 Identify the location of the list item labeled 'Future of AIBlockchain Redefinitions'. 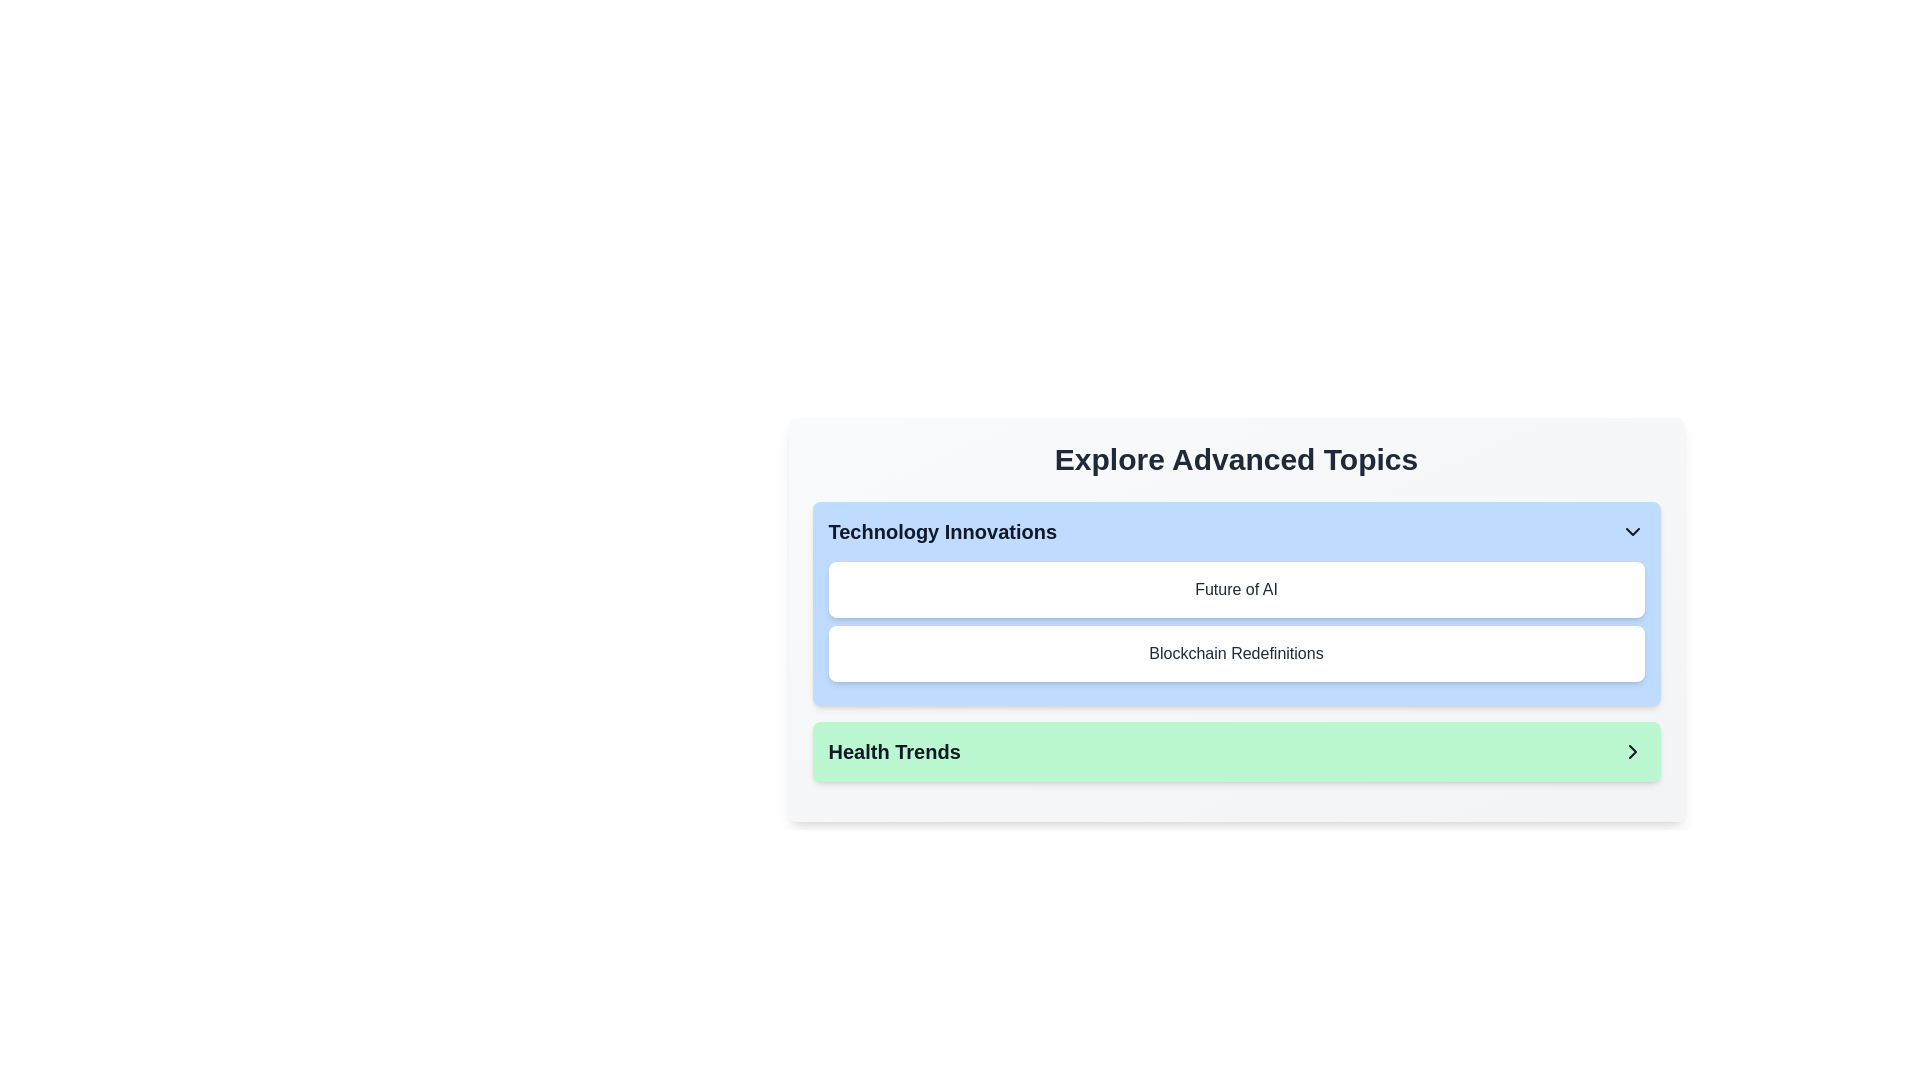
(1235, 620).